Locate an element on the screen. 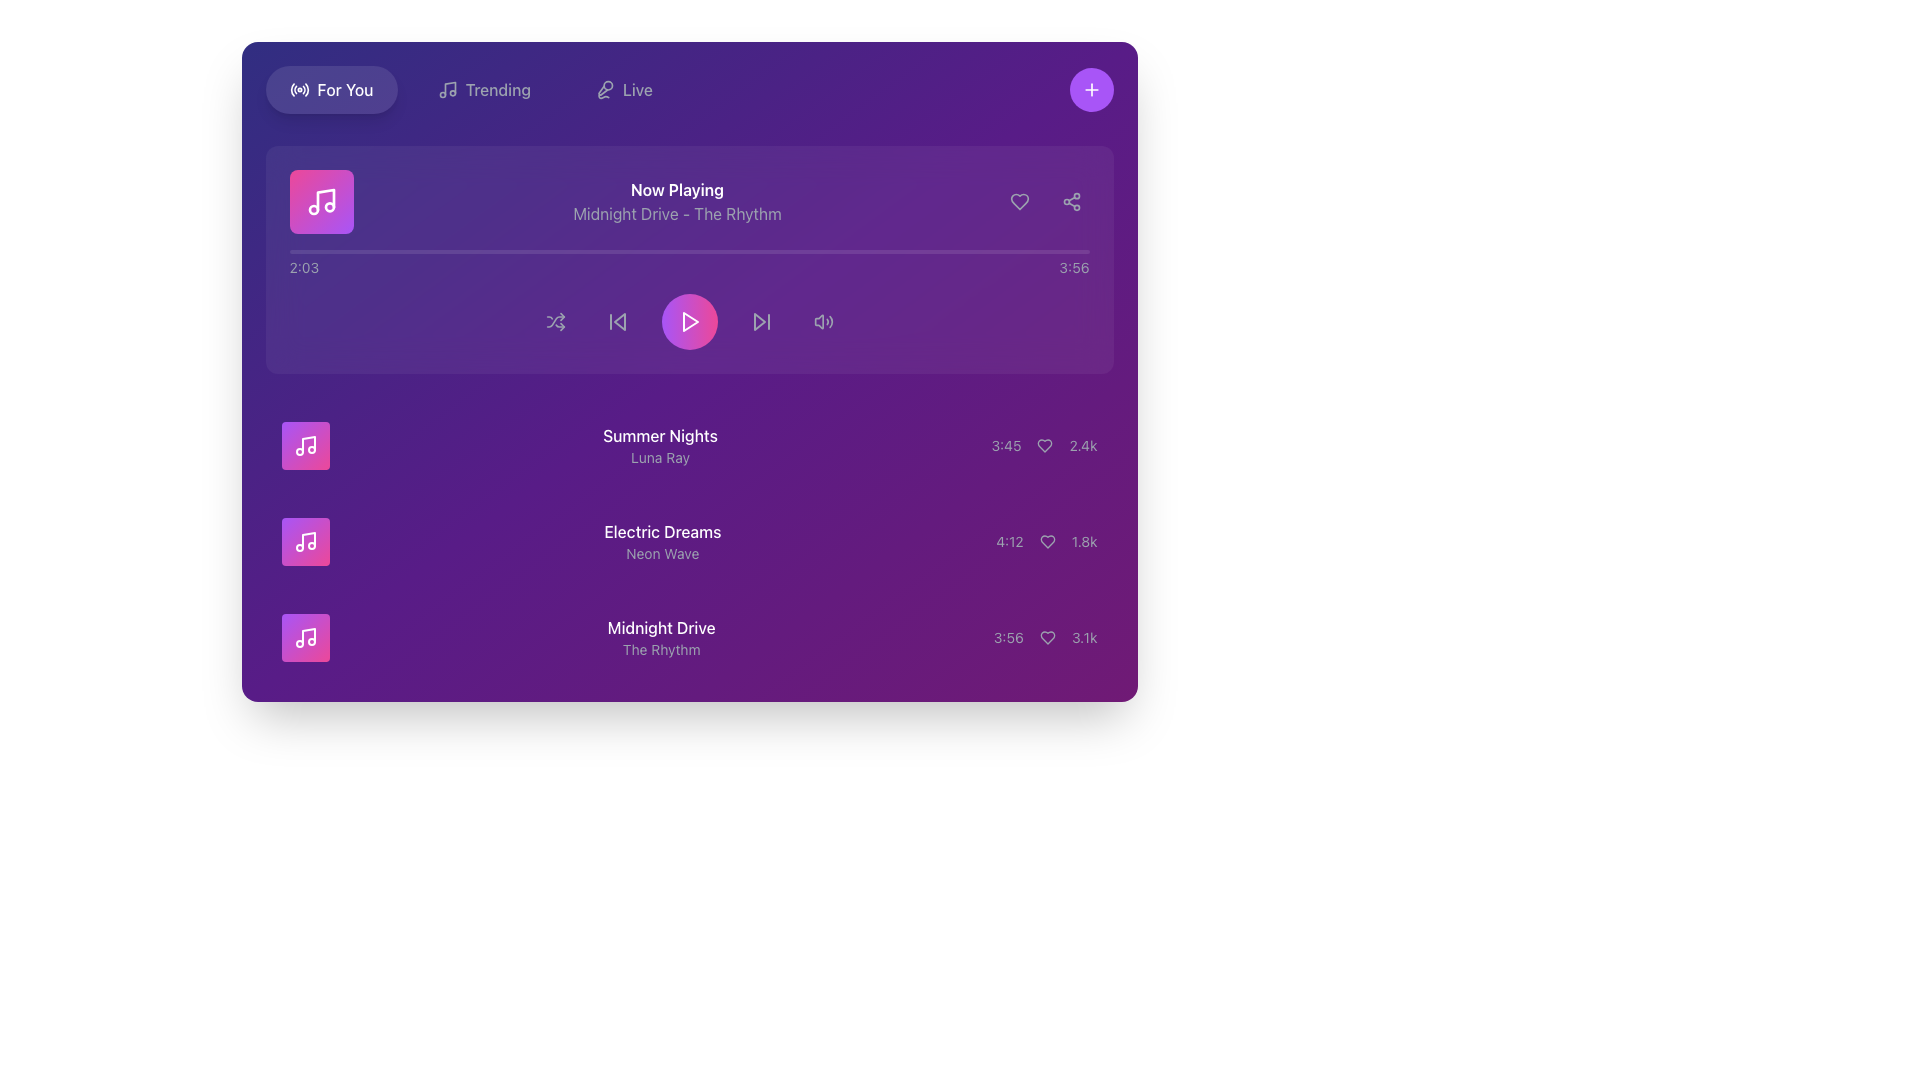  the forward skip icon, which is a triangle pointing right with a vertical line, located to the right of the circular play button is located at coordinates (760, 320).